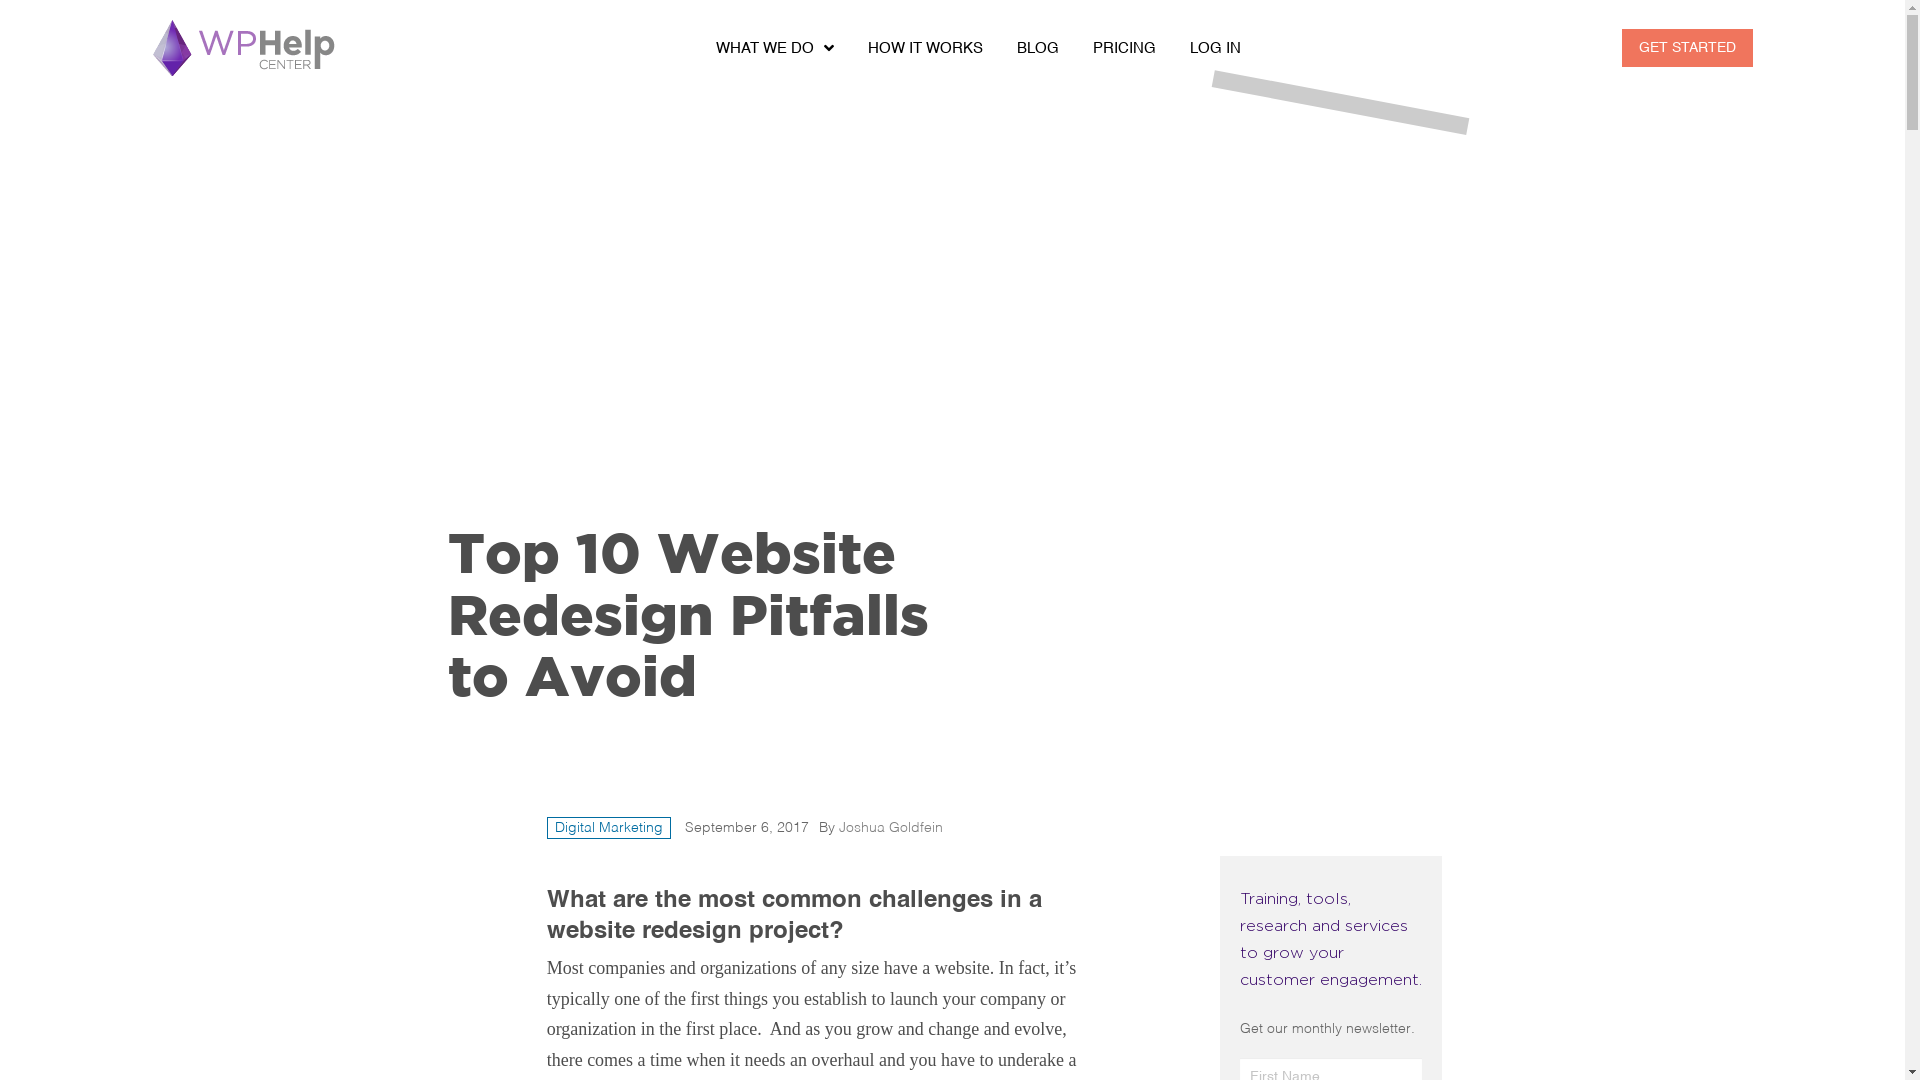  What do you see at coordinates (923, 46) in the screenshot?
I see `'HOW IT WORKS'` at bounding box center [923, 46].